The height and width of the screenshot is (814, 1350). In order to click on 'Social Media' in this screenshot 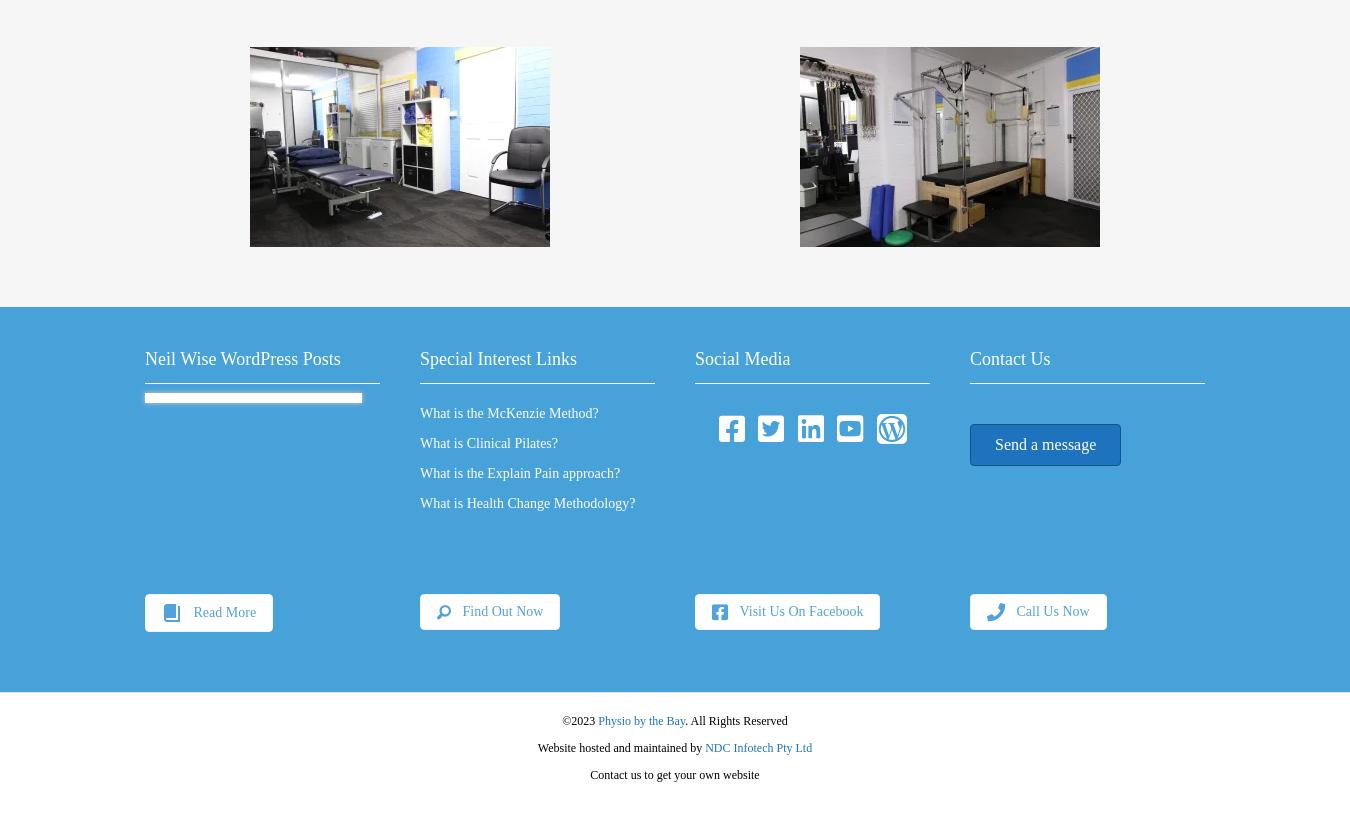, I will do `click(741, 358)`.